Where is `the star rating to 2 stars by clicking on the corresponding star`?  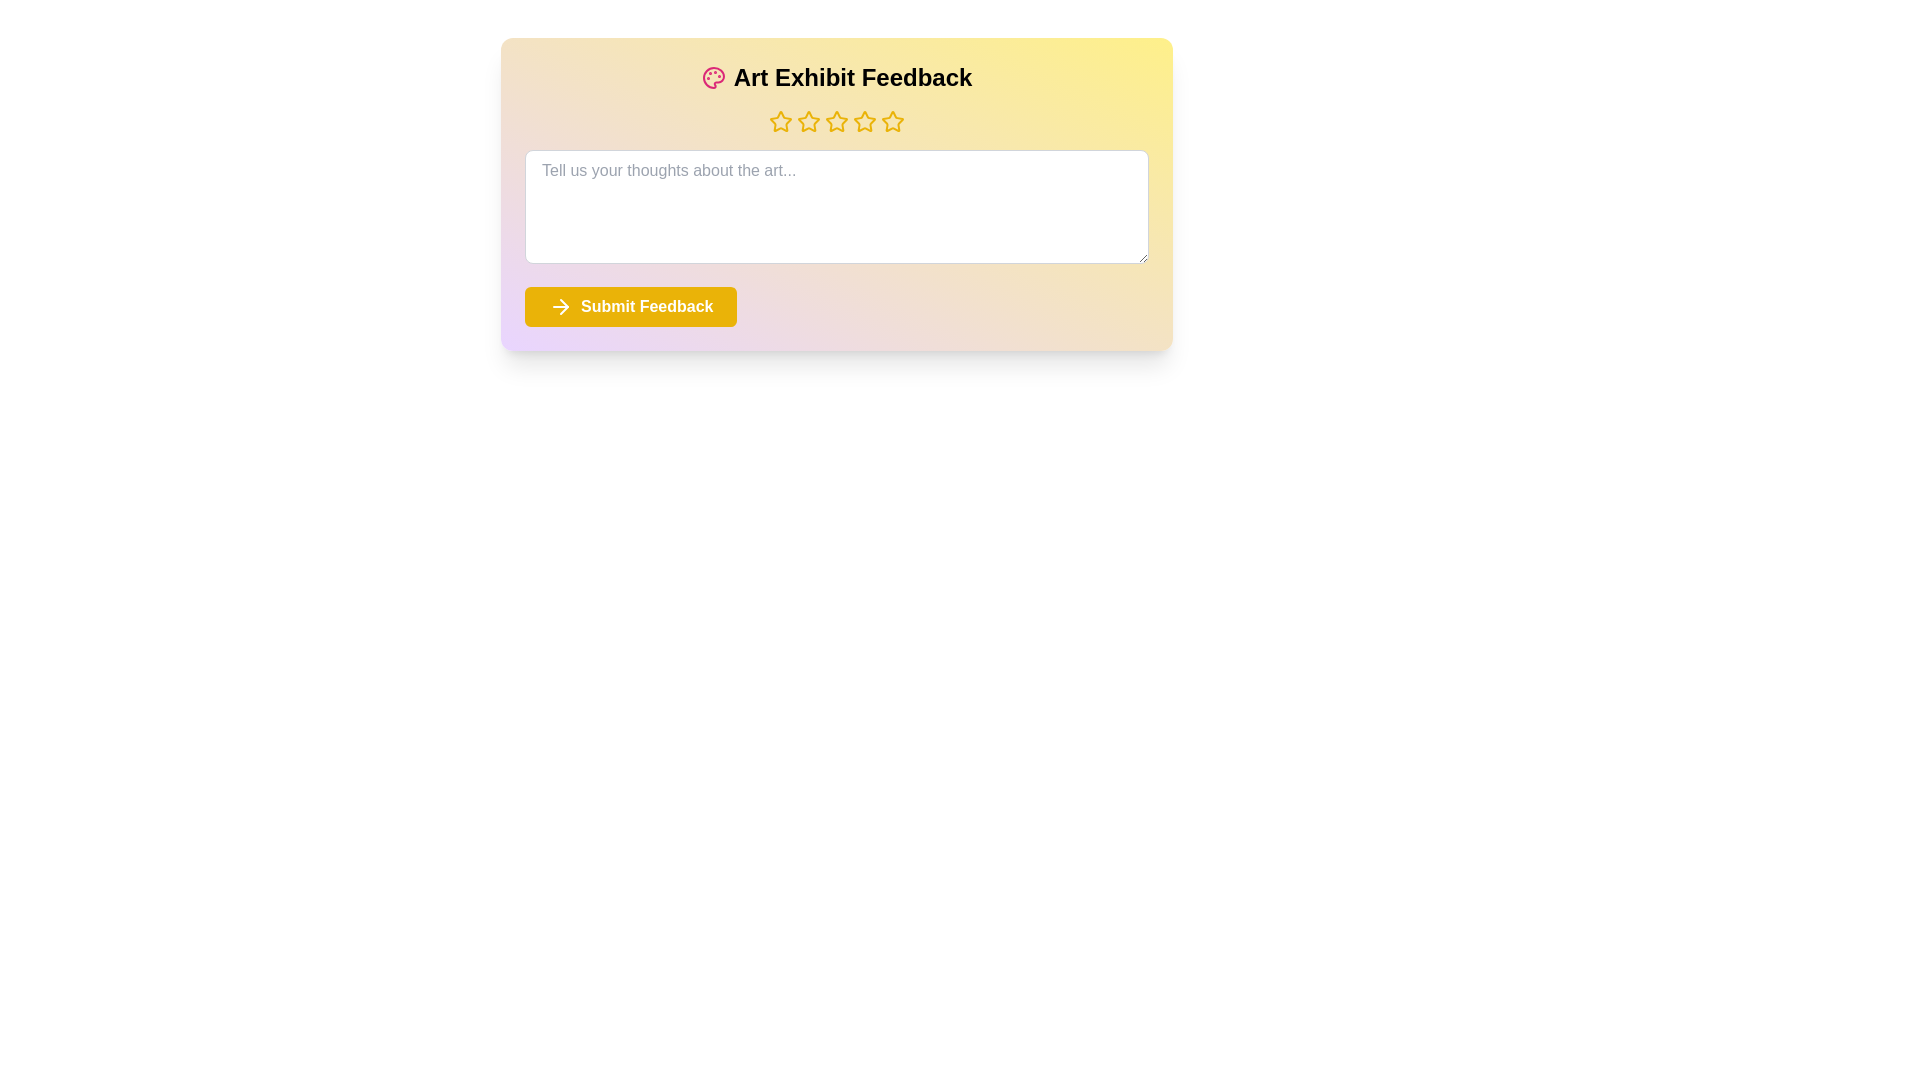 the star rating to 2 stars by clicking on the corresponding star is located at coordinates (809, 122).